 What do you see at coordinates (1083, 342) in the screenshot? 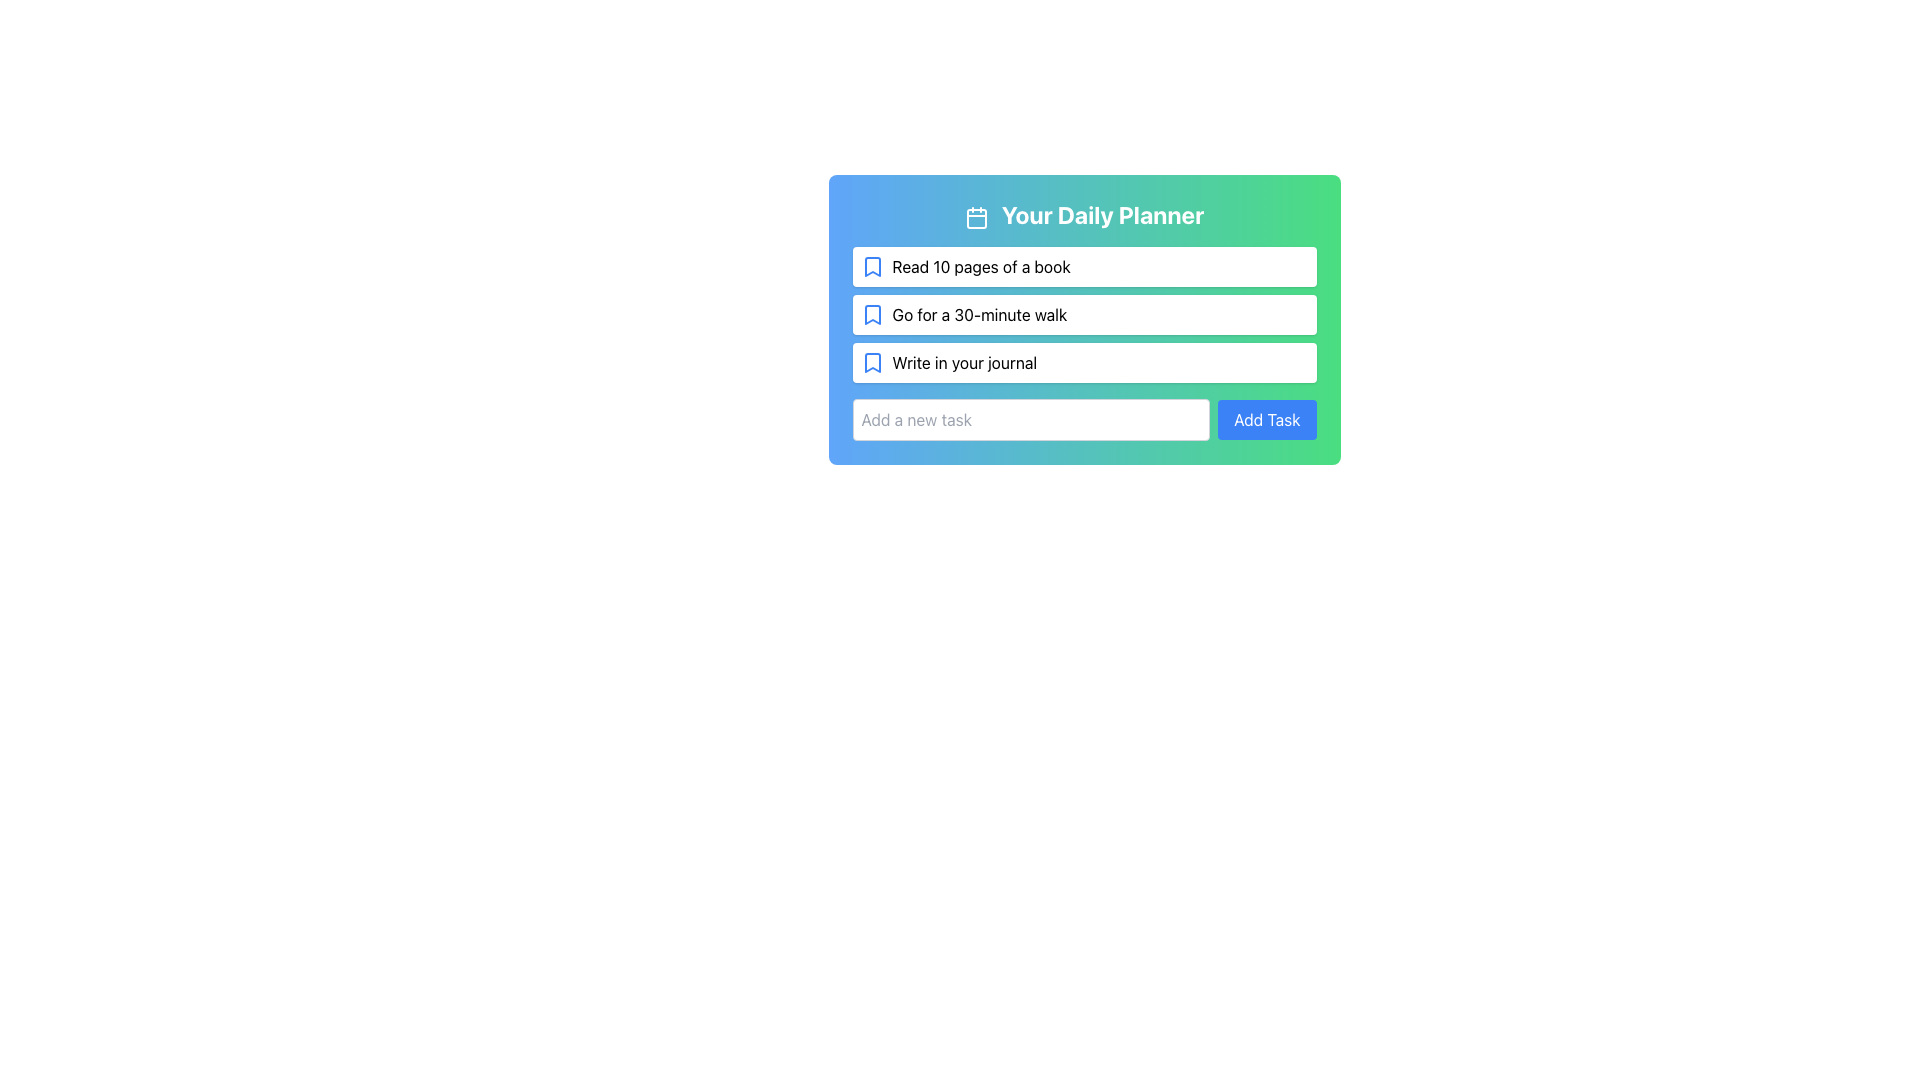
I see `an individual task in the Task List Section of the 'Your Daily Planner'` at bounding box center [1083, 342].